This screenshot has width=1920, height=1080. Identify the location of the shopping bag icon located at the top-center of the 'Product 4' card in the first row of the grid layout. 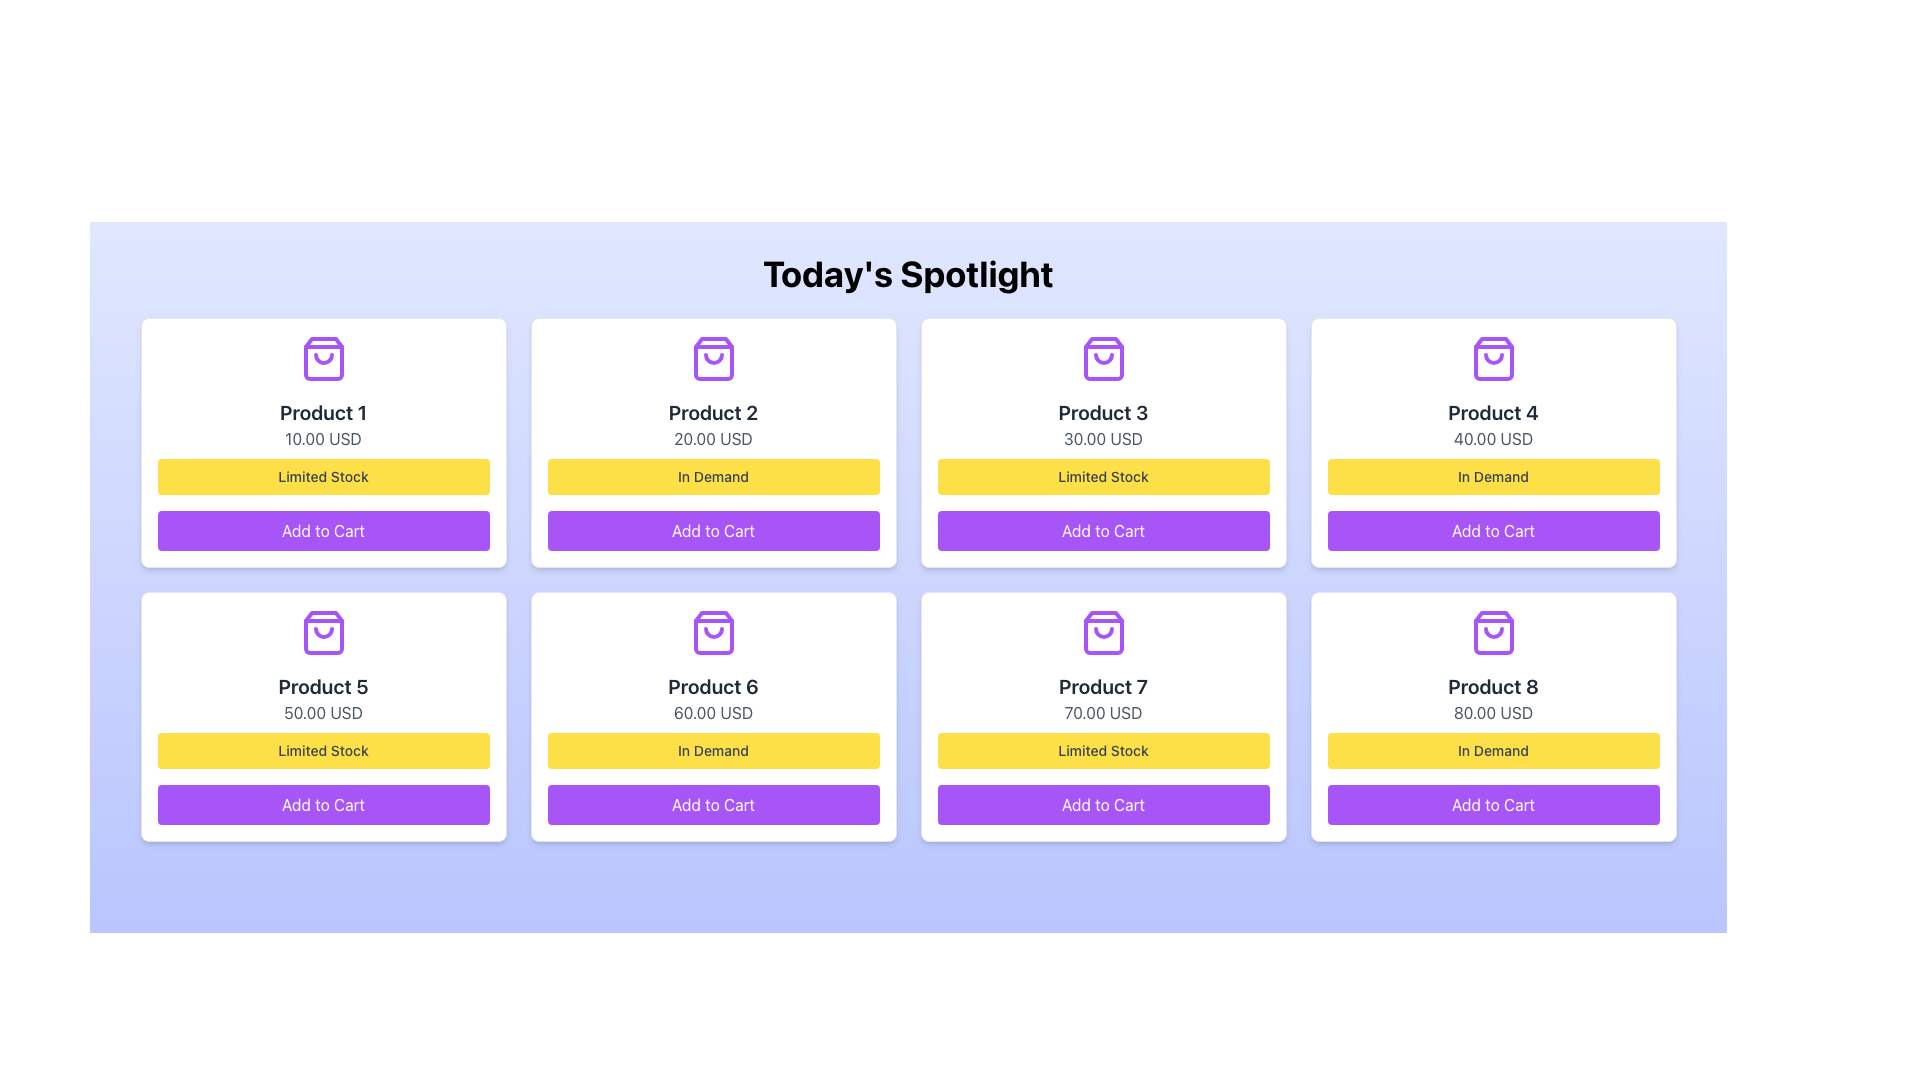
(1493, 357).